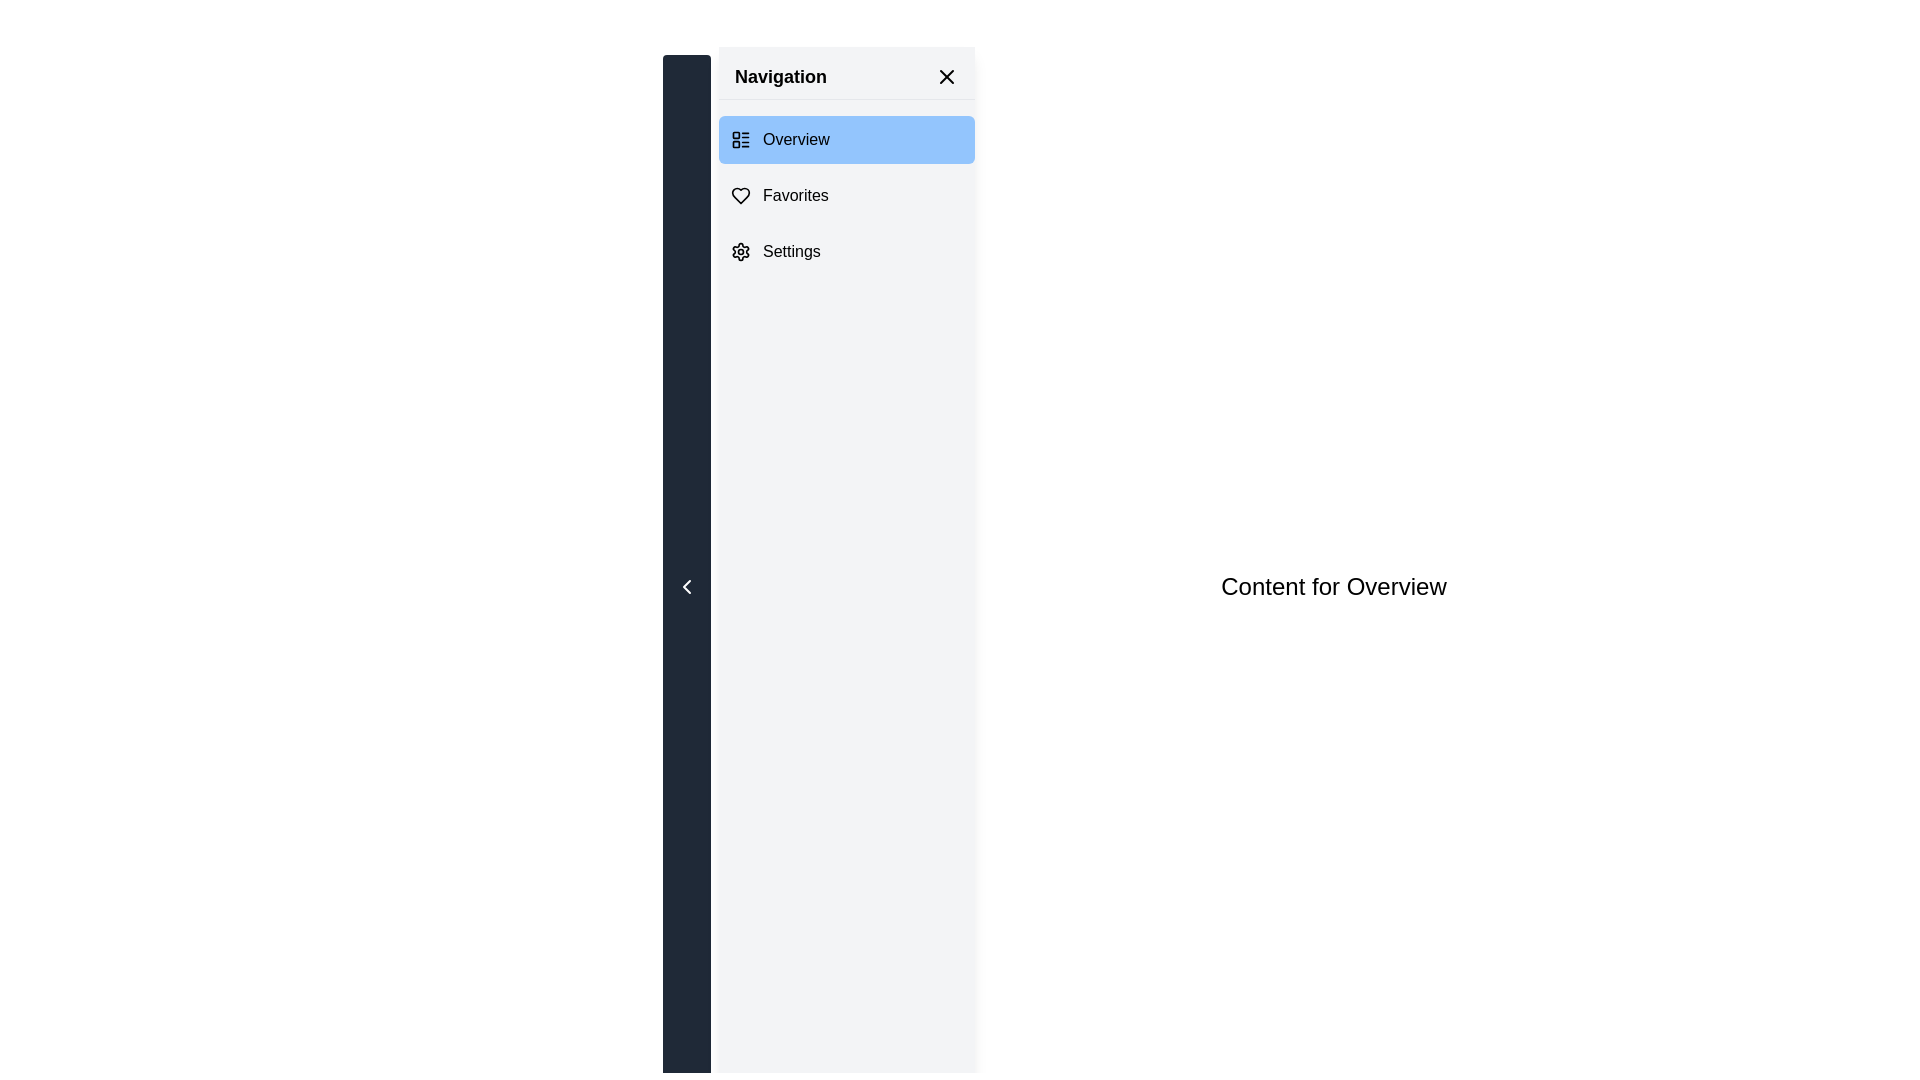  What do you see at coordinates (791, 250) in the screenshot?
I see `the Text label located below the 'Favorites' item in the left navigation menu, next to the gear icon` at bounding box center [791, 250].